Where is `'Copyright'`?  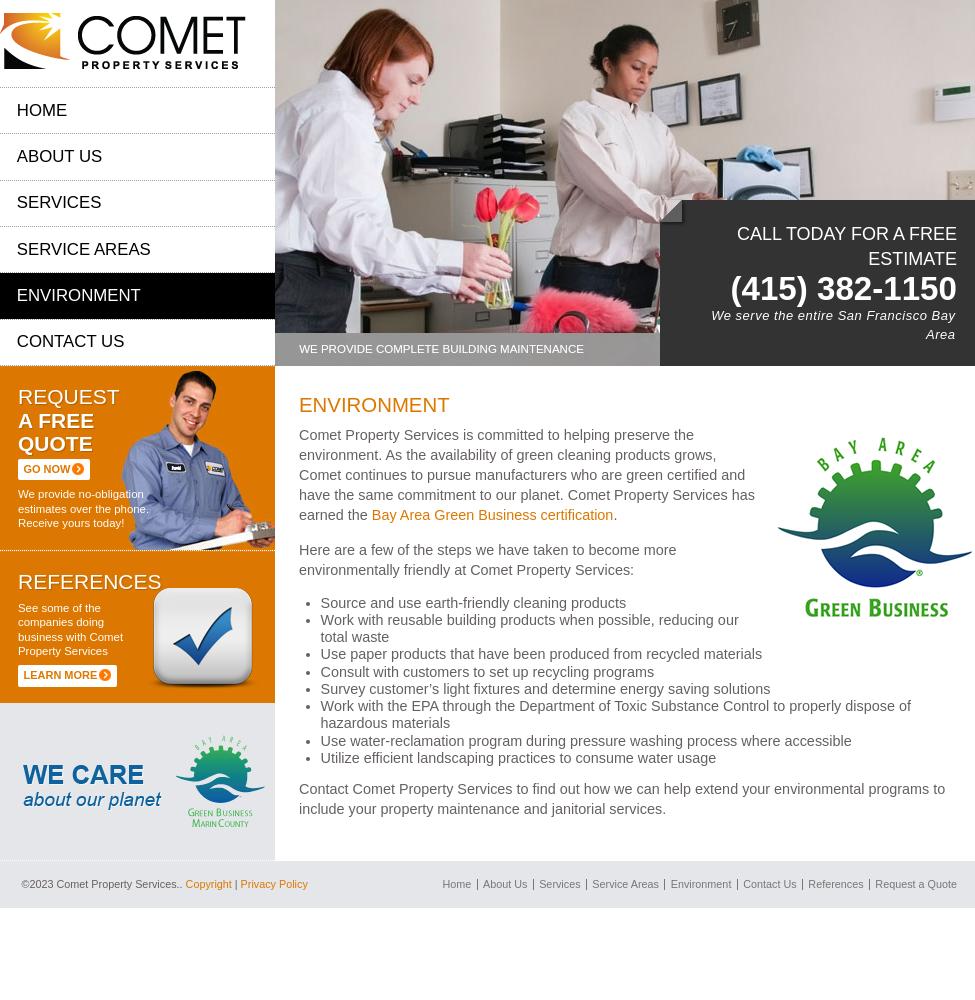 'Copyright' is located at coordinates (207, 884).